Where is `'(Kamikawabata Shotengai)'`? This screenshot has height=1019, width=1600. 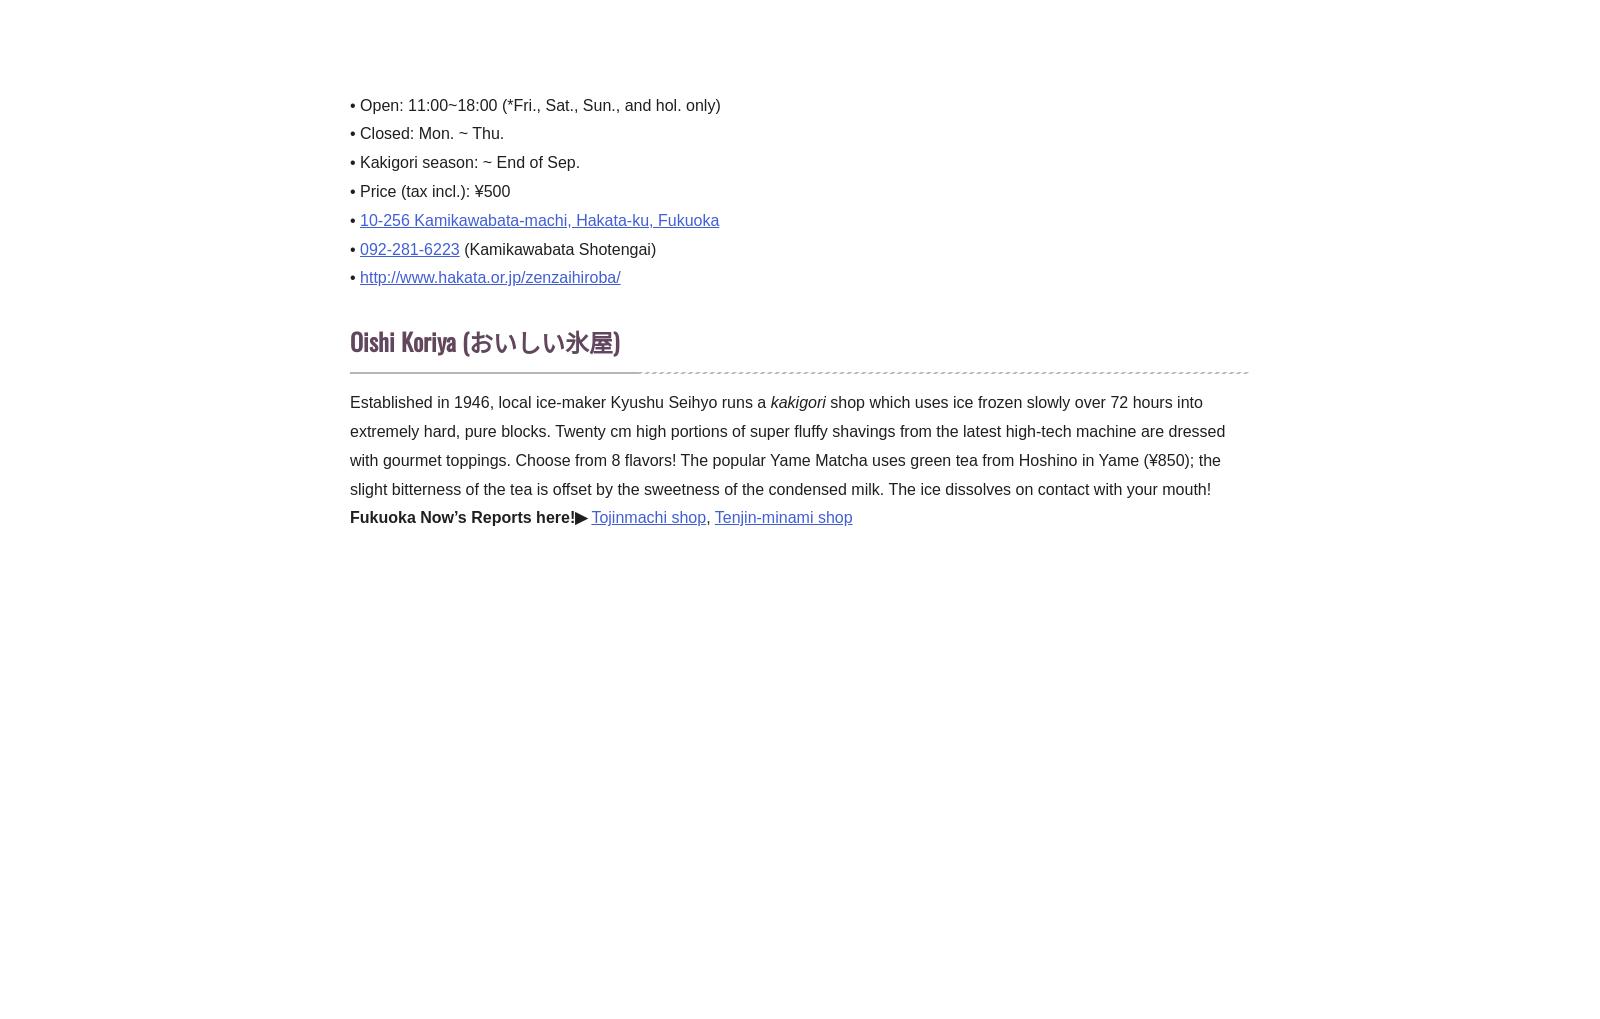
'(Kamikawabata Shotengai)' is located at coordinates (556, 248).